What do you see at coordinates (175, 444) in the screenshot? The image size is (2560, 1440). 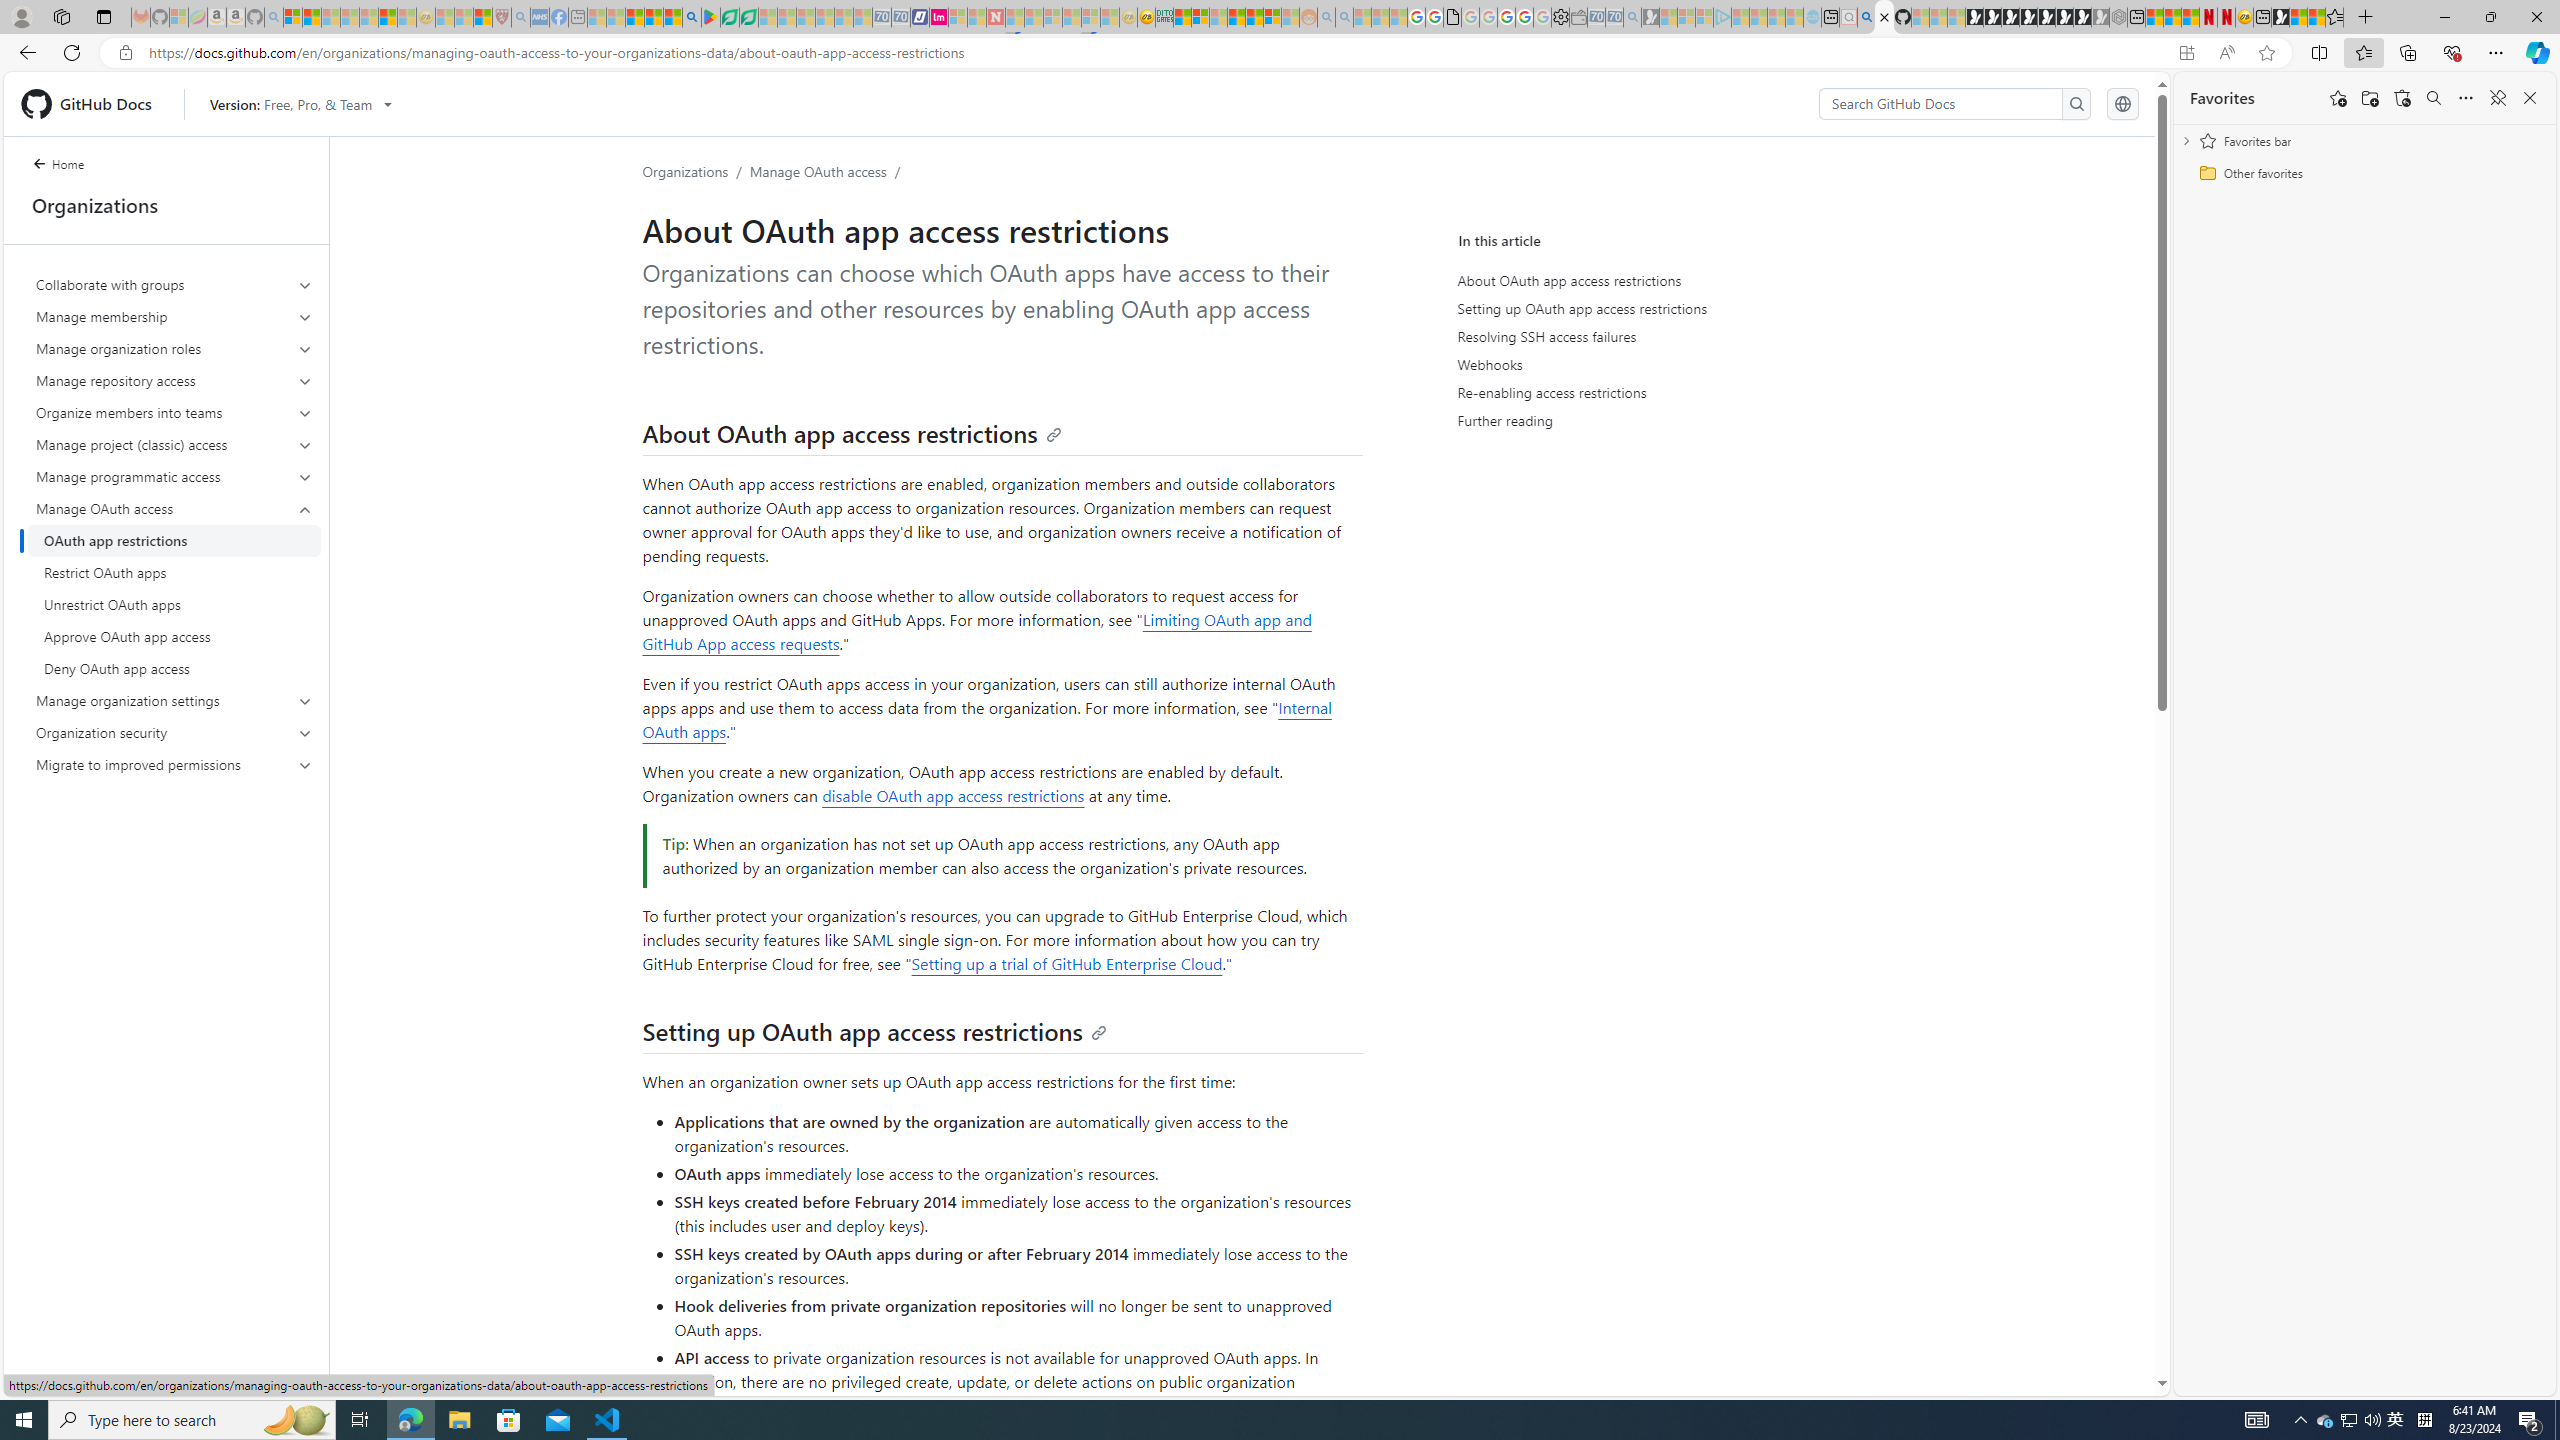 I see `'Manage project (classic) access'` at bounding box center [175, 444].